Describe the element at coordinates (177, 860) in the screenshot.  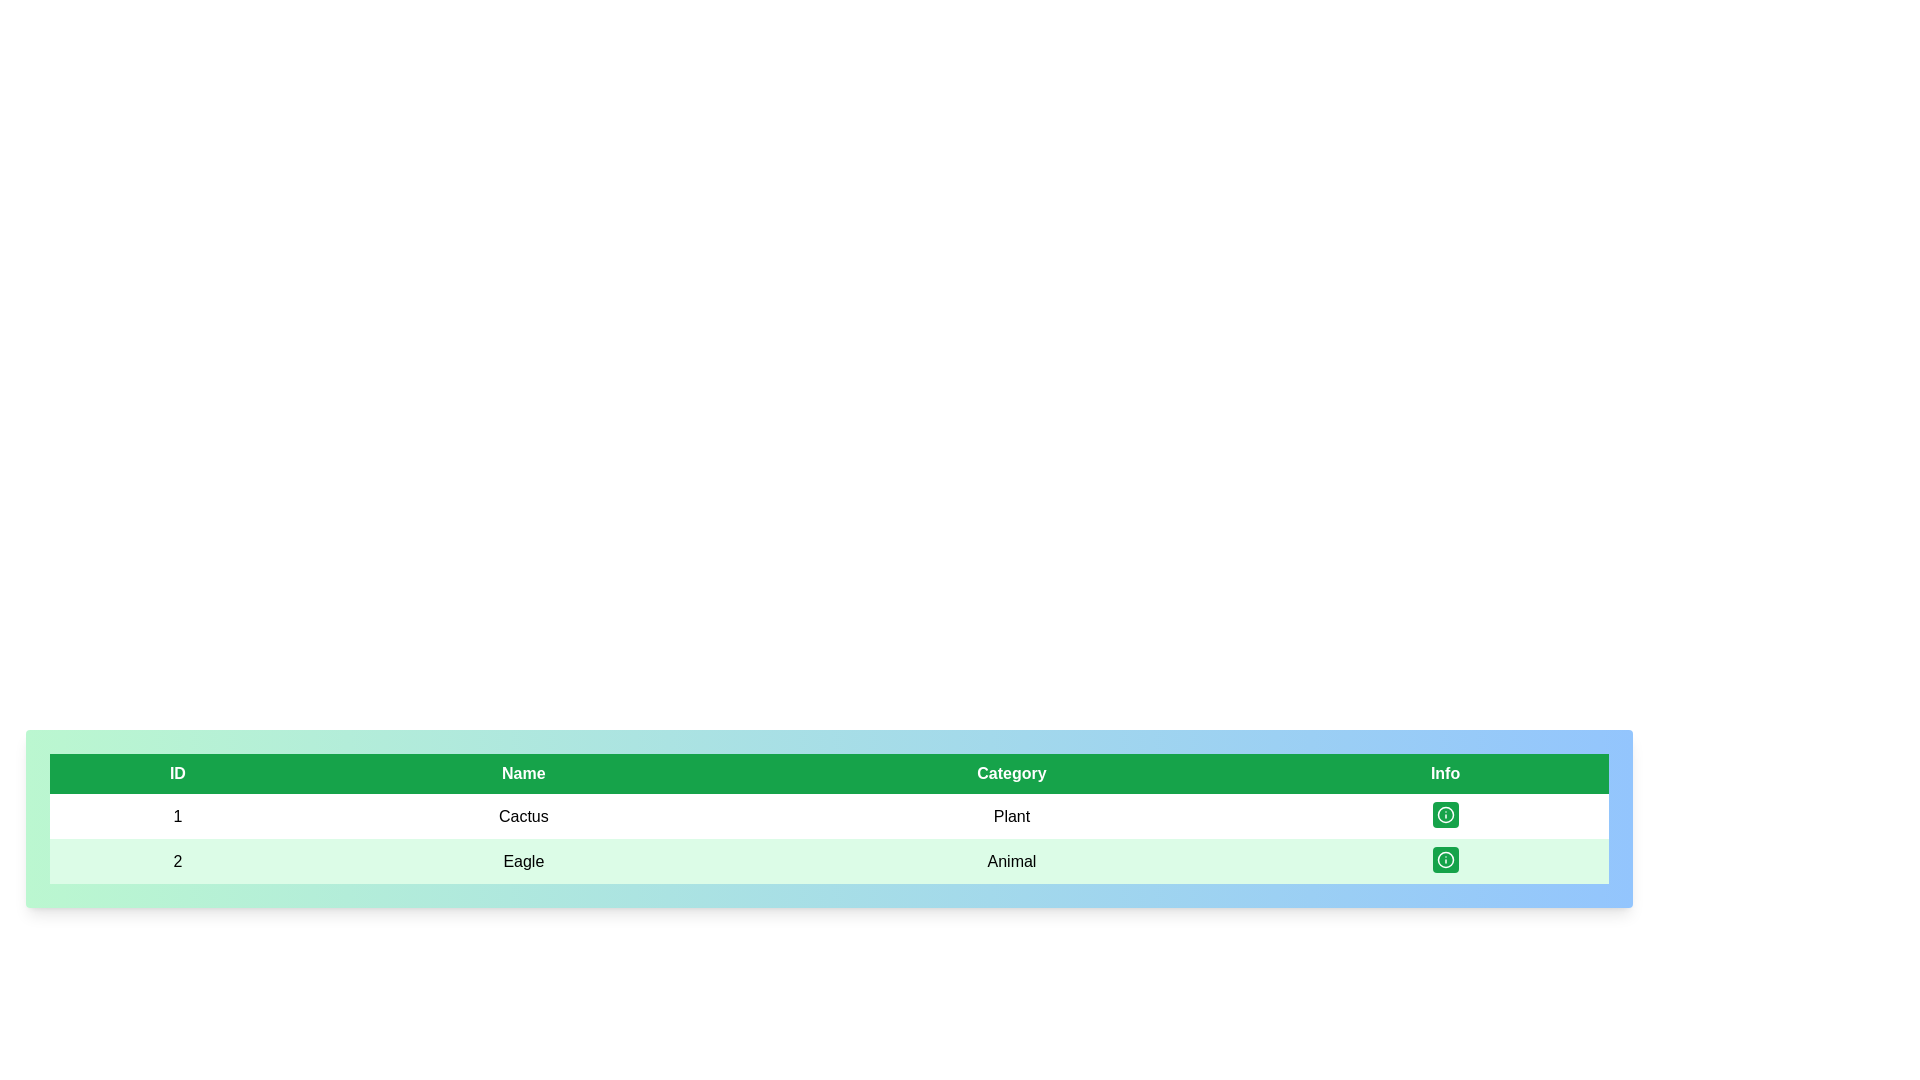
I see `the text display element showing the number '2' in bold font, located in the leftmost column of the second row of a tabular grid with a light green background` at that location.